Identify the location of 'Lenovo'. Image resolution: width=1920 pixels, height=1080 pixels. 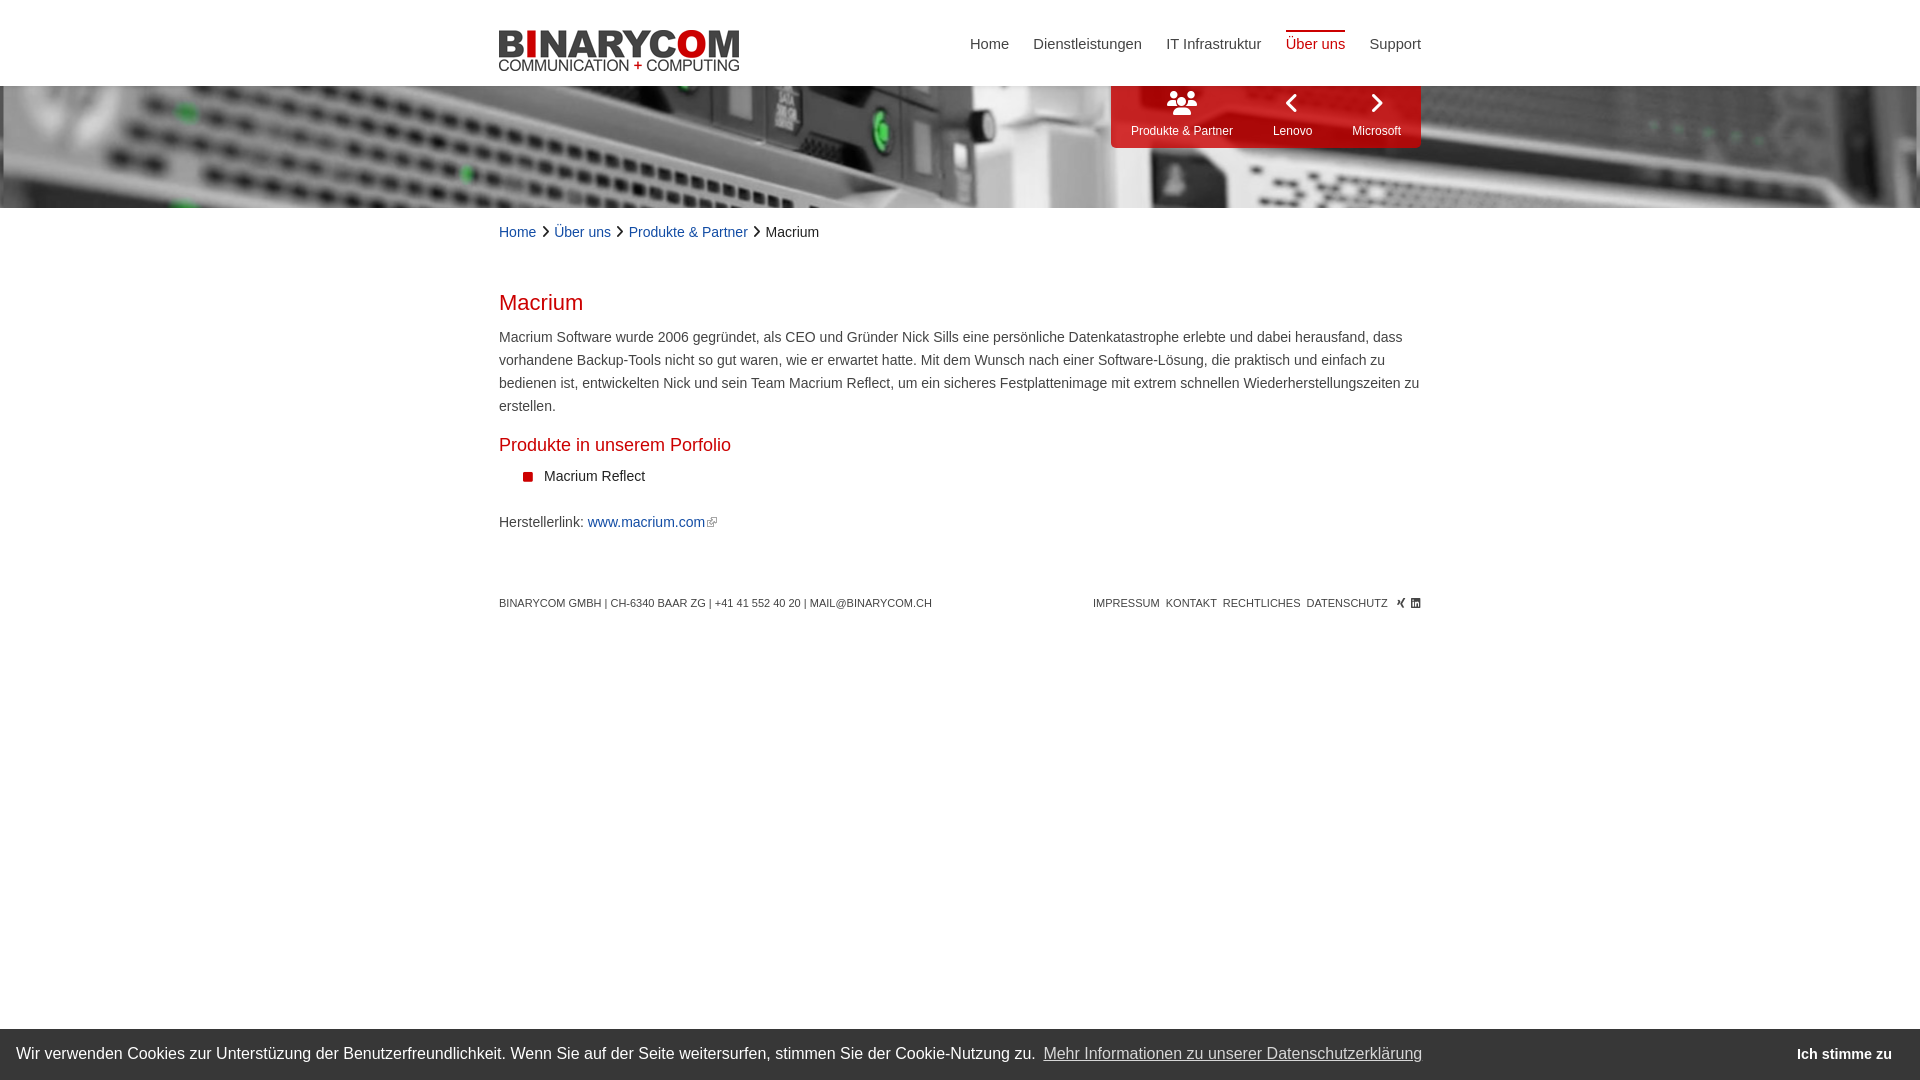
(1292, 116).